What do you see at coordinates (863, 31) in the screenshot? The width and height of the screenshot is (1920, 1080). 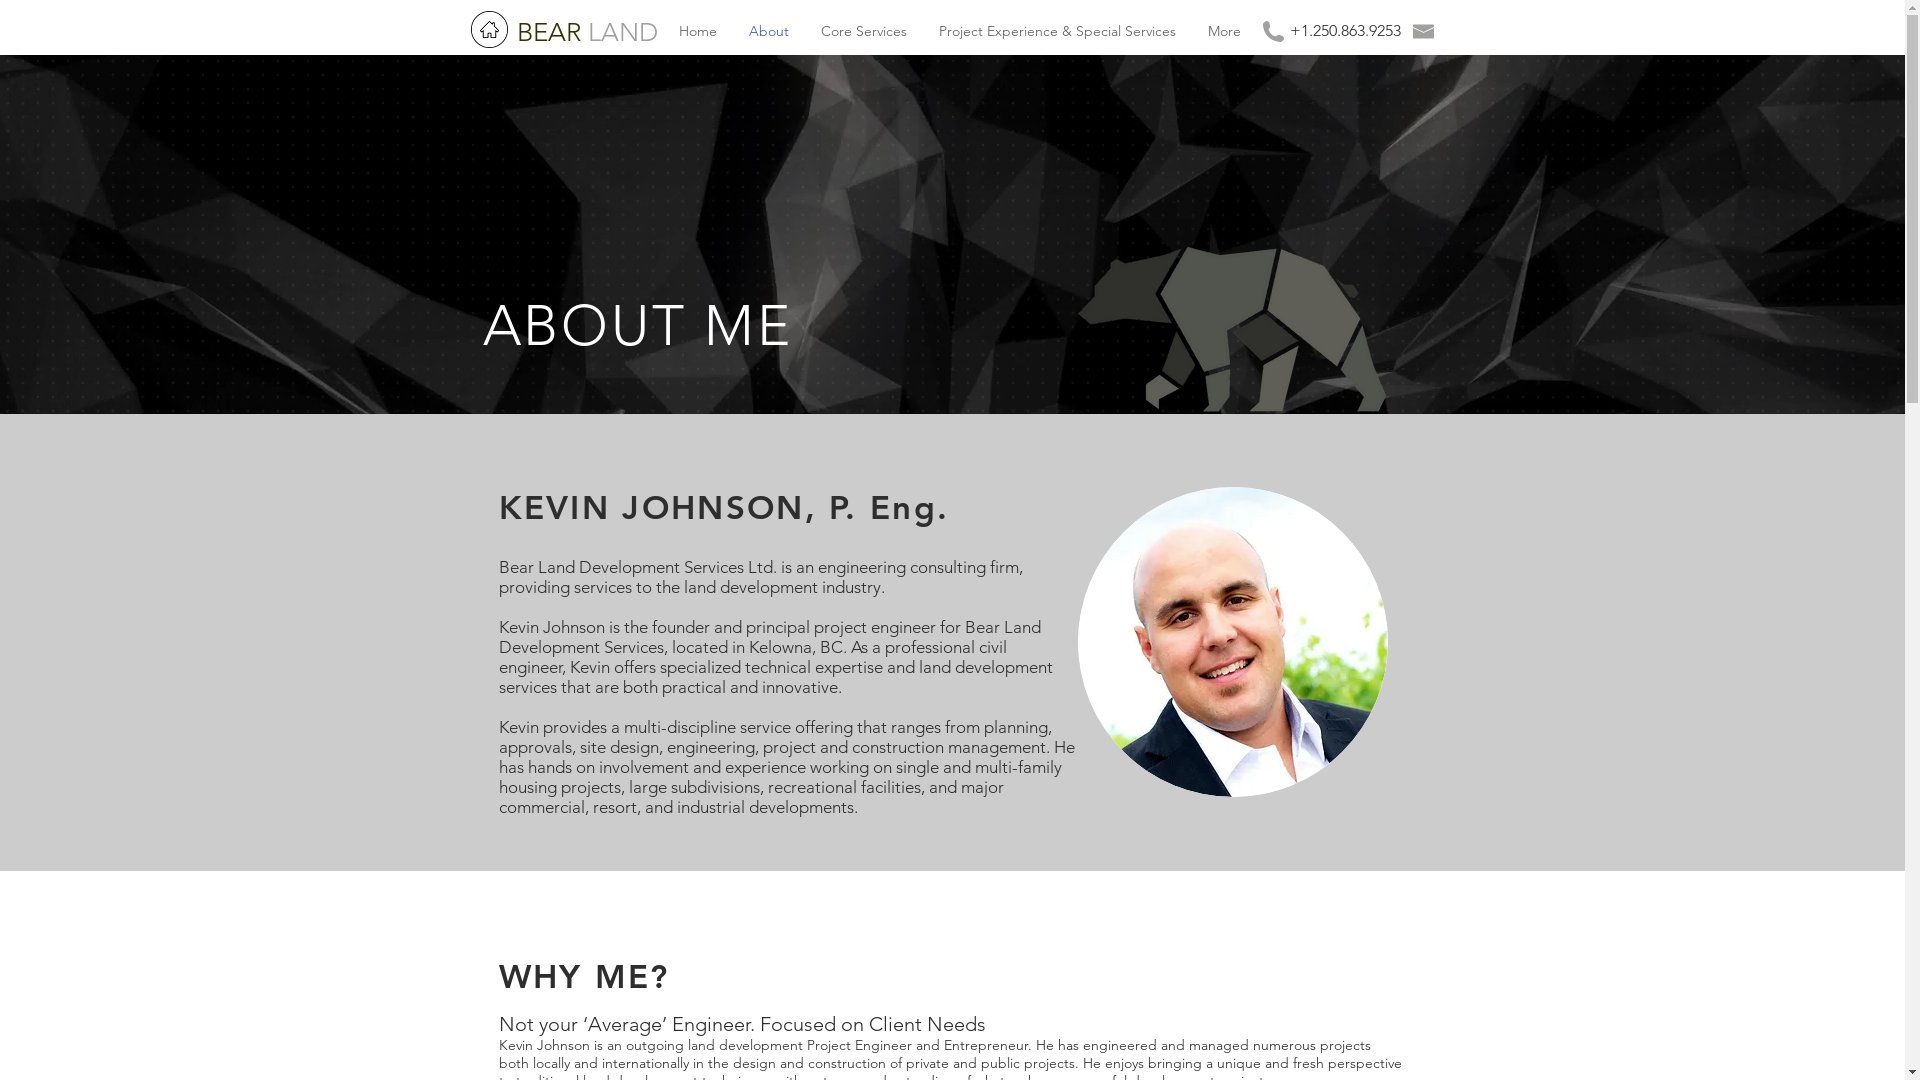 I see `'Core Services'` at bounding box center [863, 31].